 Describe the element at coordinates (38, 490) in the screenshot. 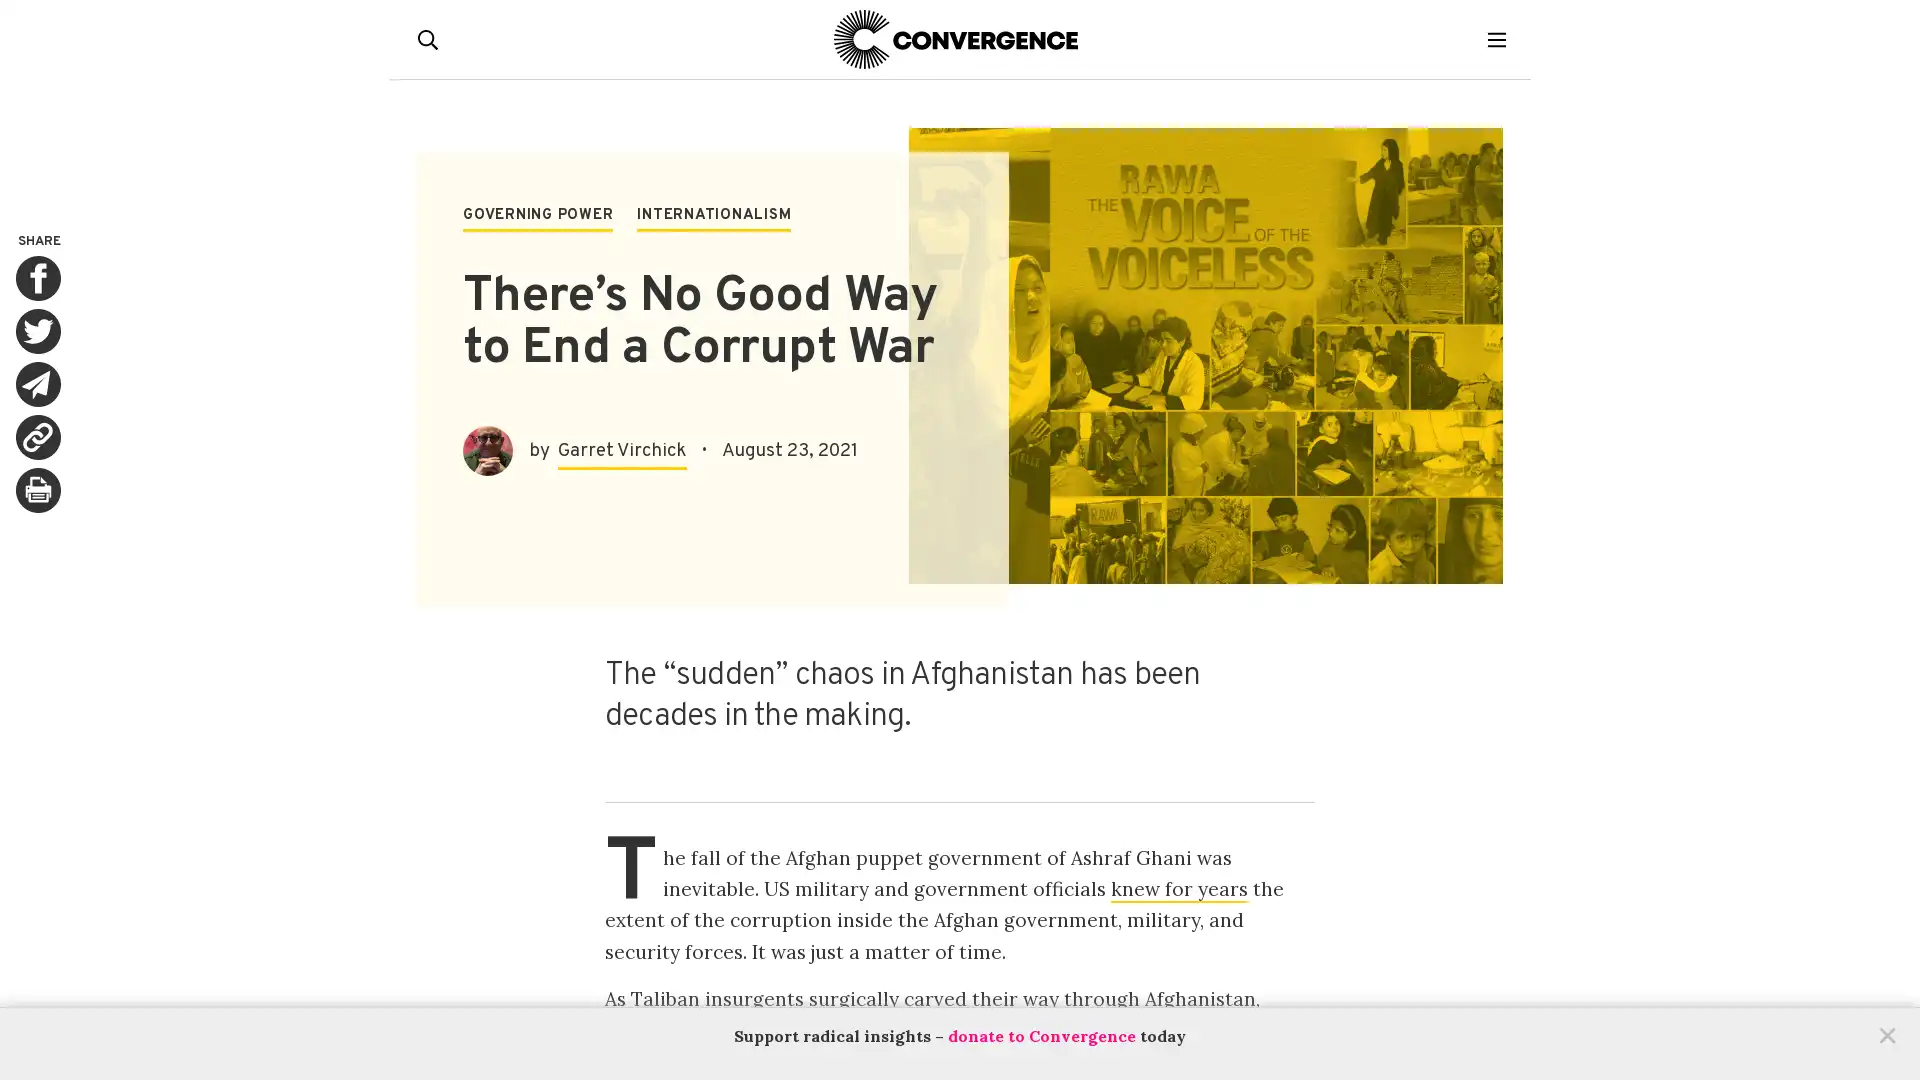

I see `Share via Print` at that location.